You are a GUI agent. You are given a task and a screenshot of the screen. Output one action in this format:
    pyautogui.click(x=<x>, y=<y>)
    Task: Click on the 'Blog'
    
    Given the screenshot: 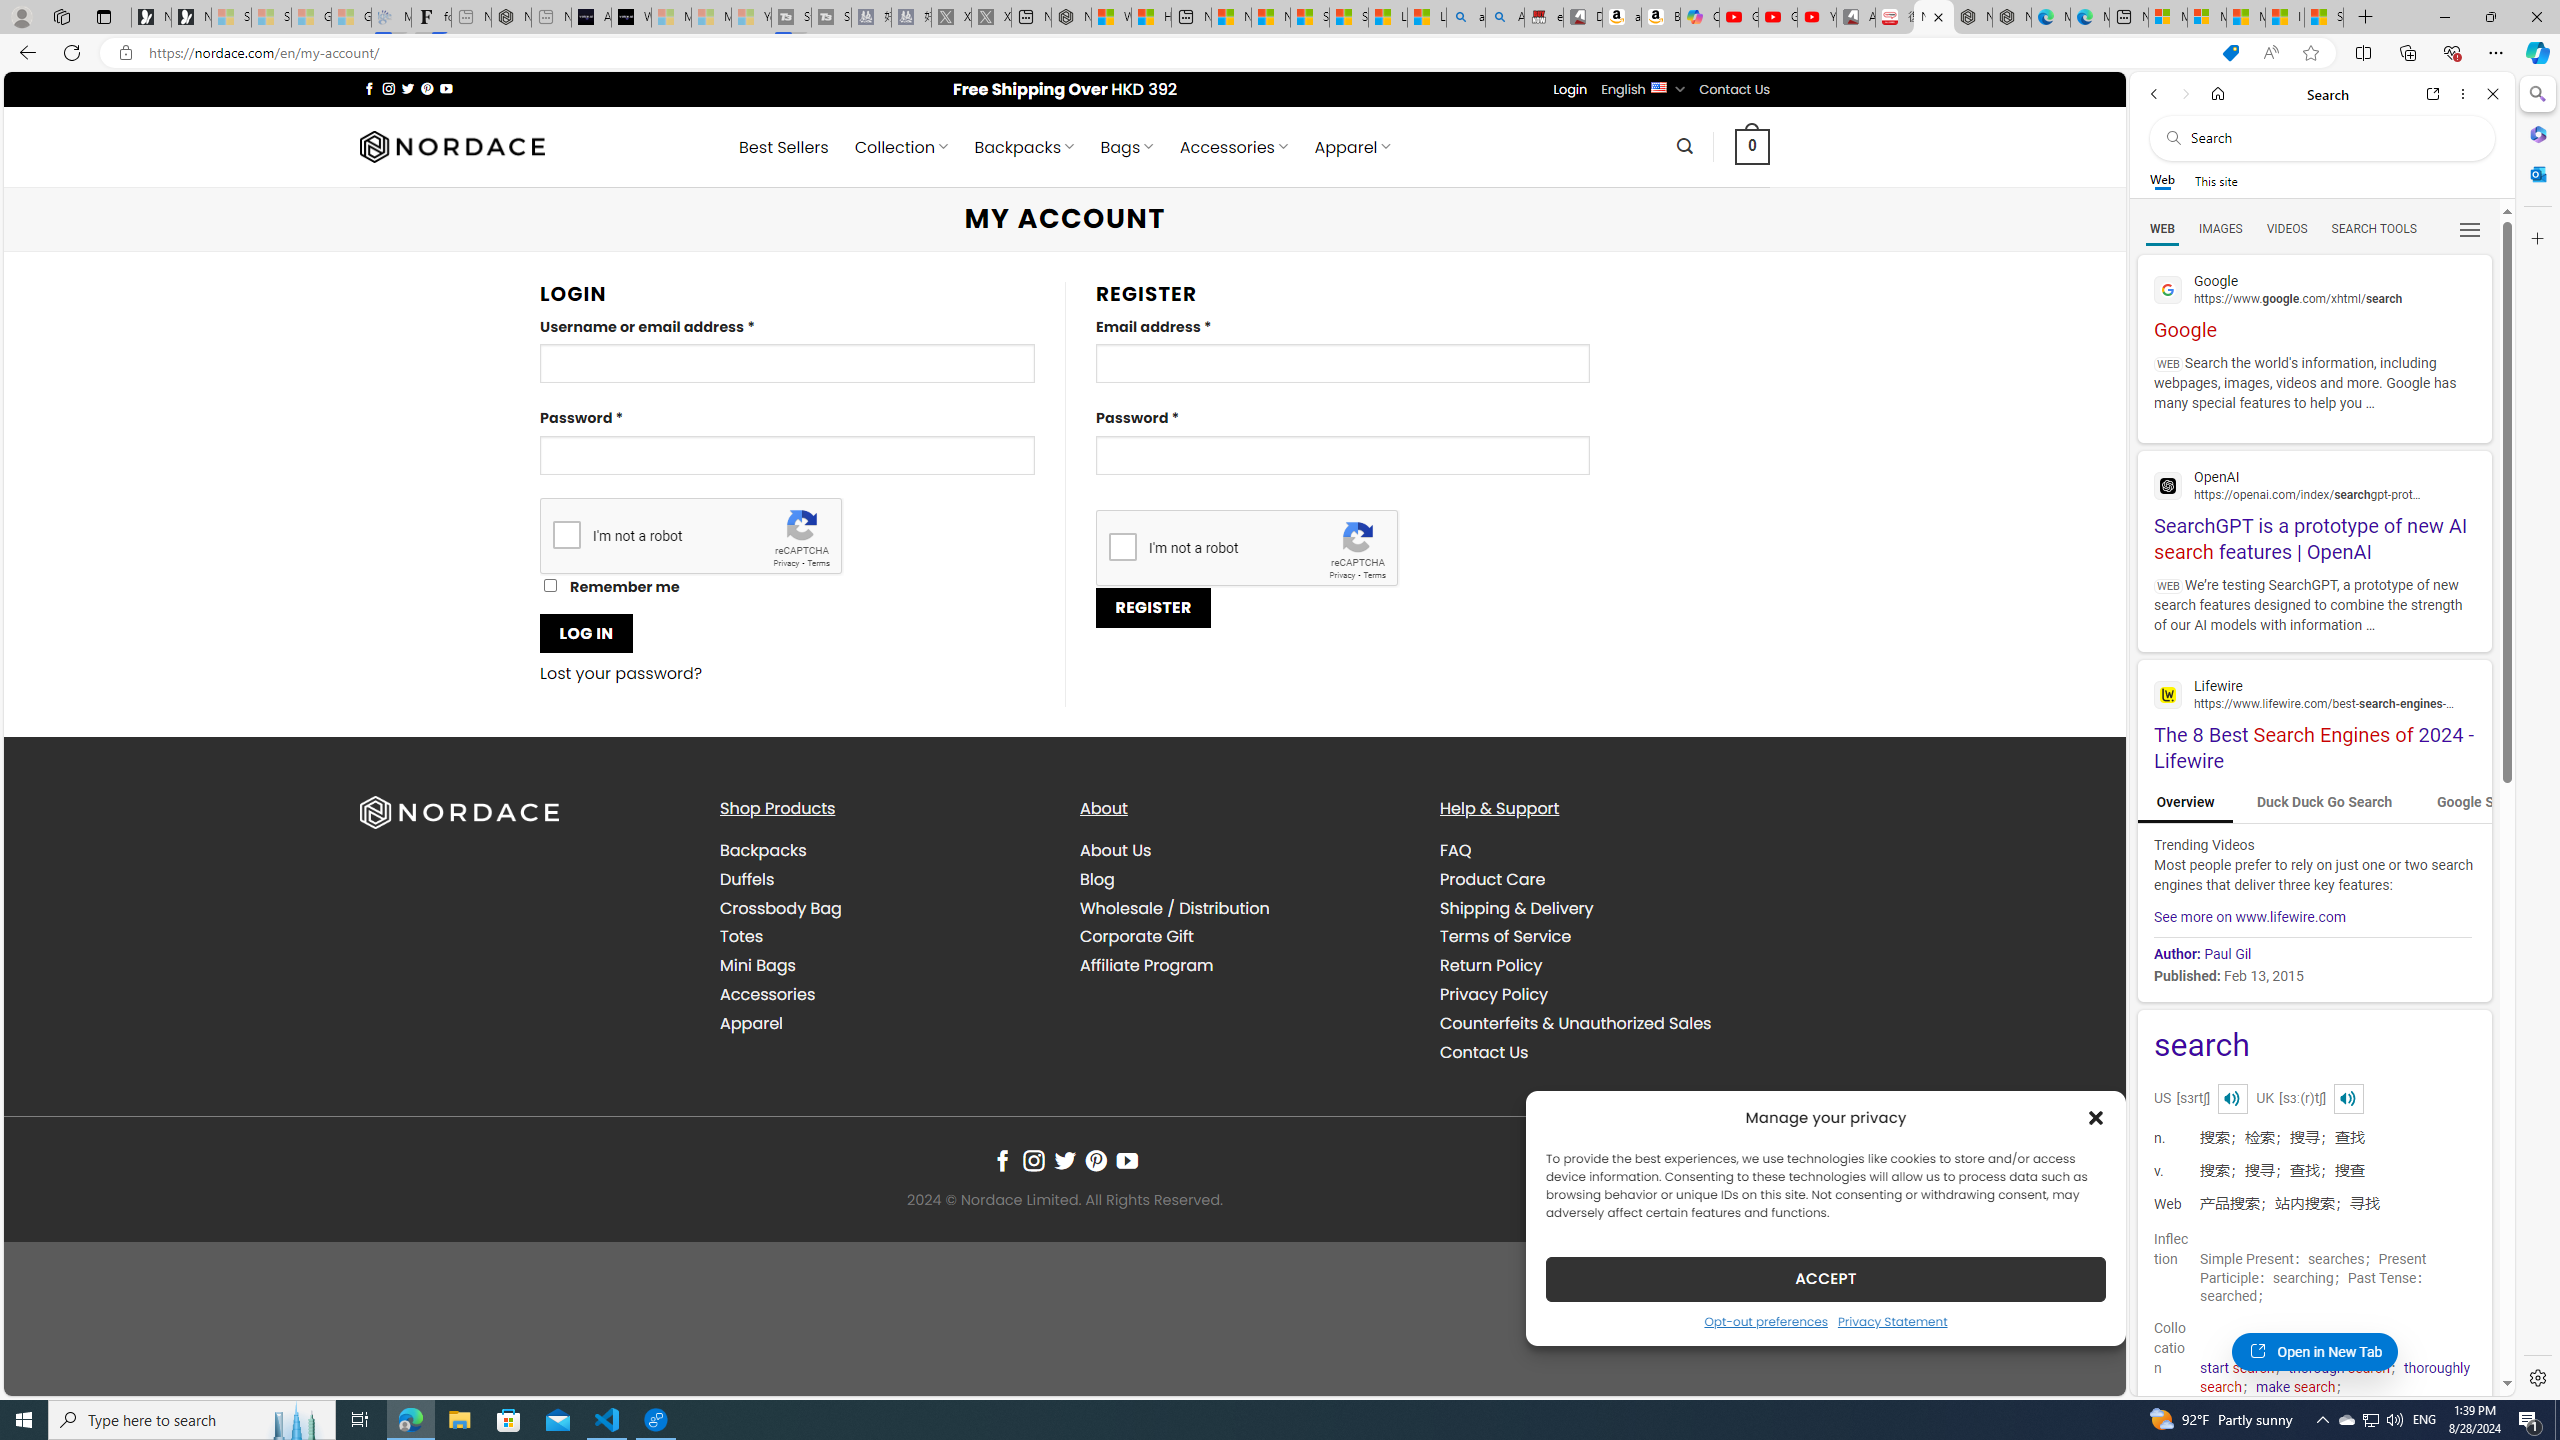 What is the action you would take?
    pyautogui.click(x=1097, y=878)
    